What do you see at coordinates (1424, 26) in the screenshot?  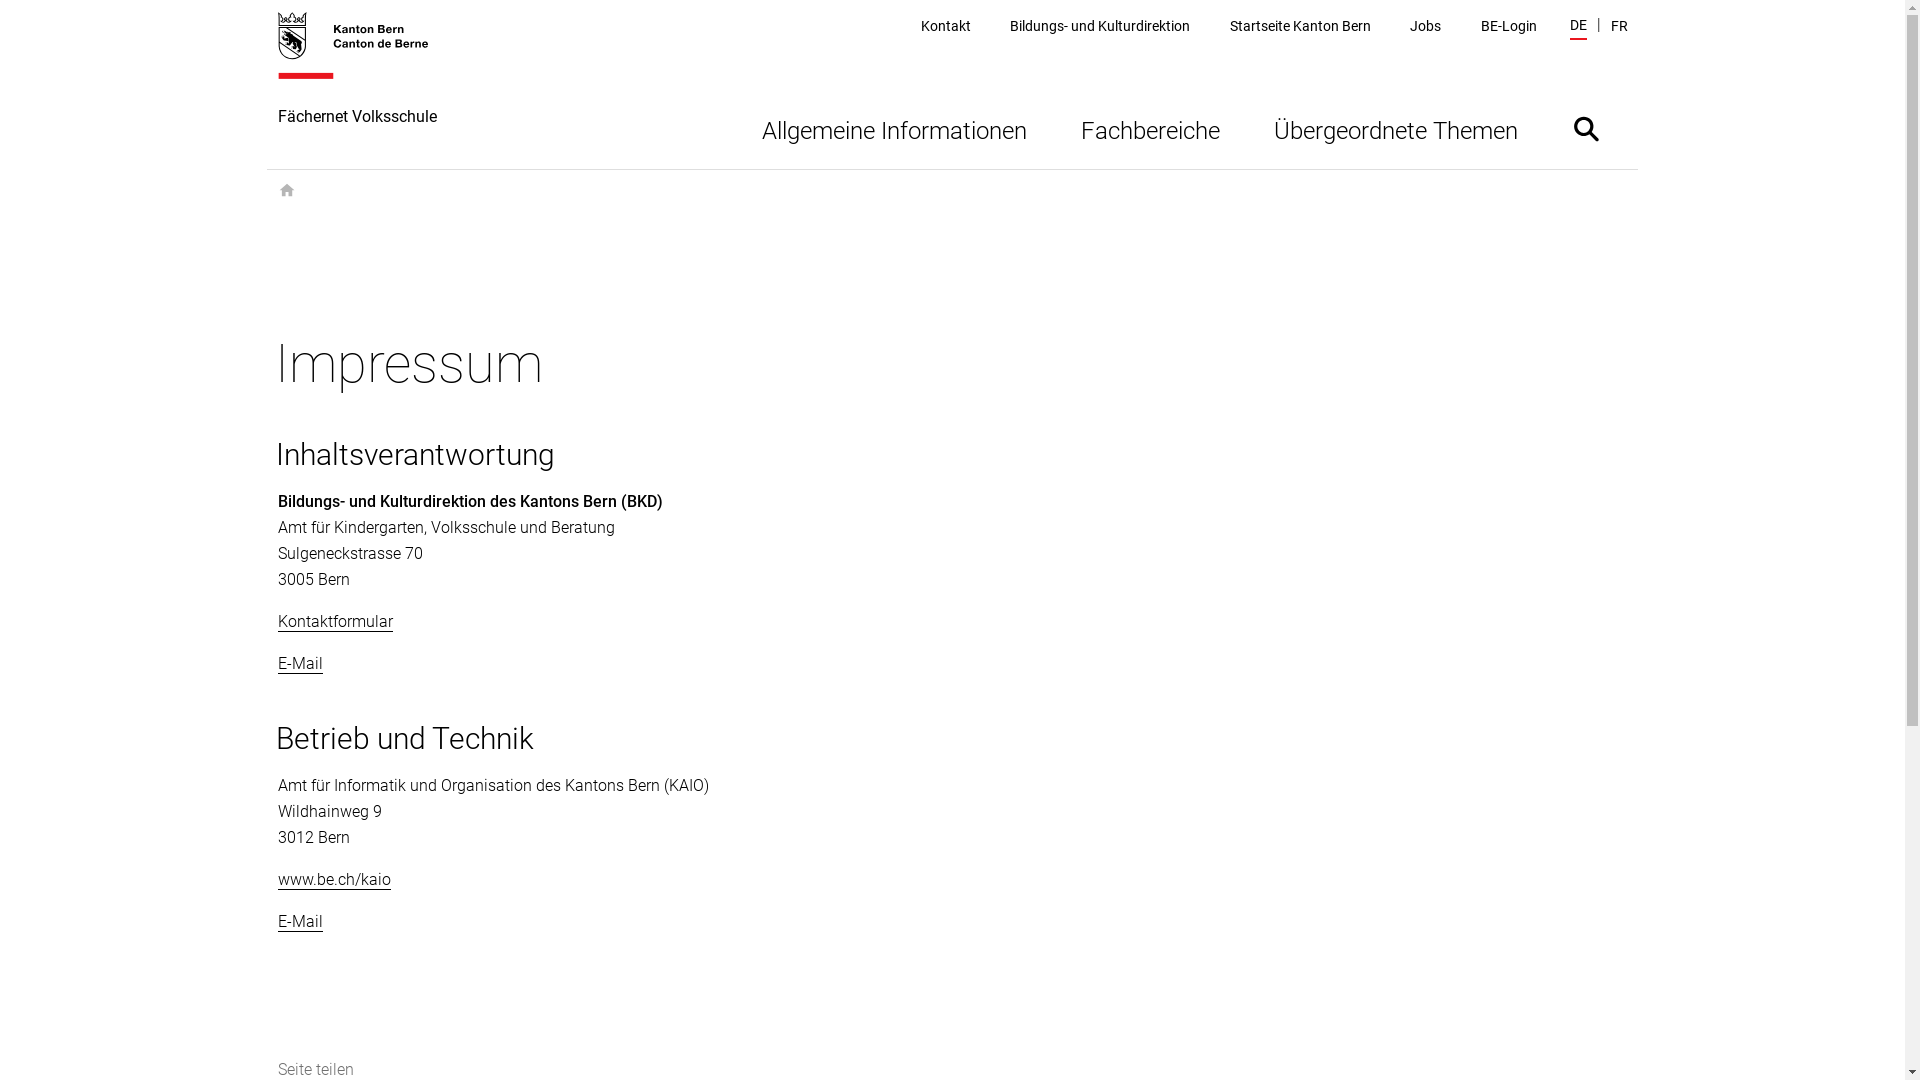 I see `'Jobs'` at bounding box center [1424, 26].